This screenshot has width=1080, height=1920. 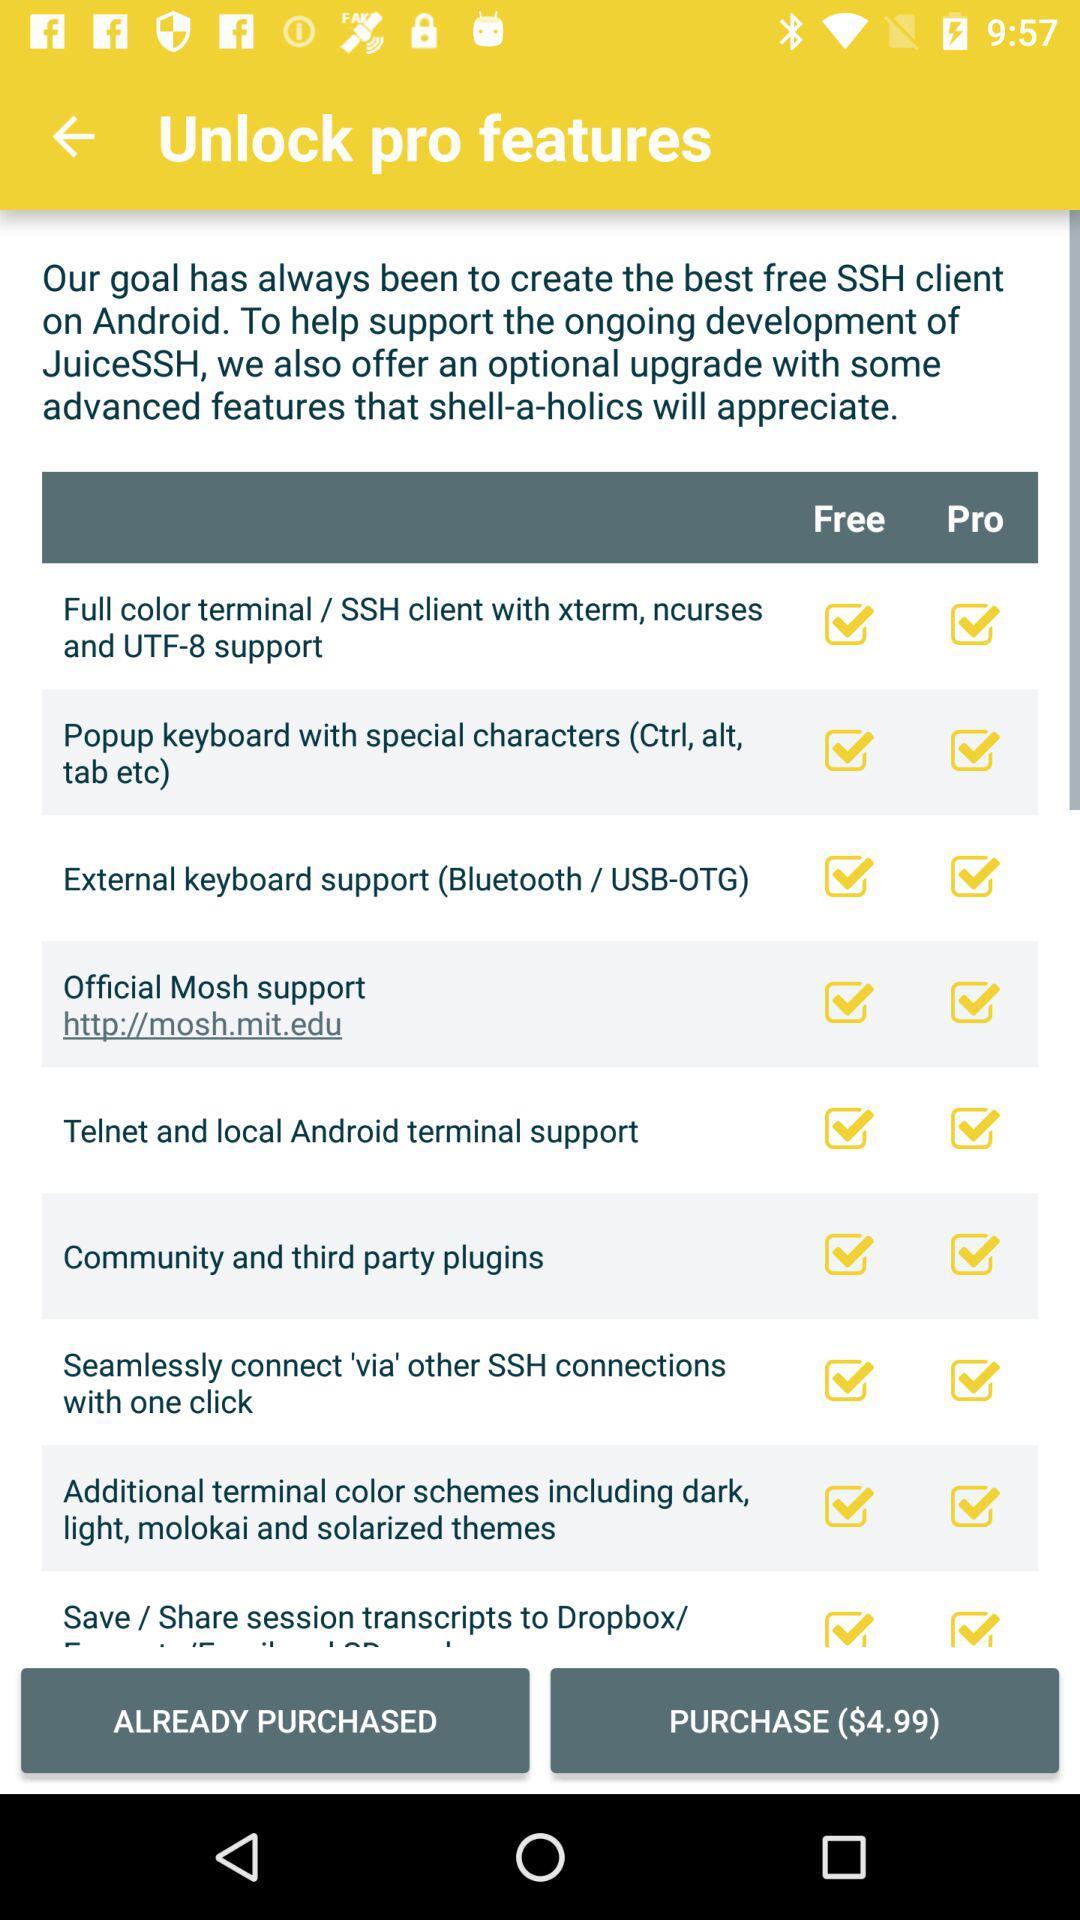 What do you see at coordinates (803, 1719) in the screenshot?
I see `item to the right of already purchased item` at bounding box center [803, 1719].